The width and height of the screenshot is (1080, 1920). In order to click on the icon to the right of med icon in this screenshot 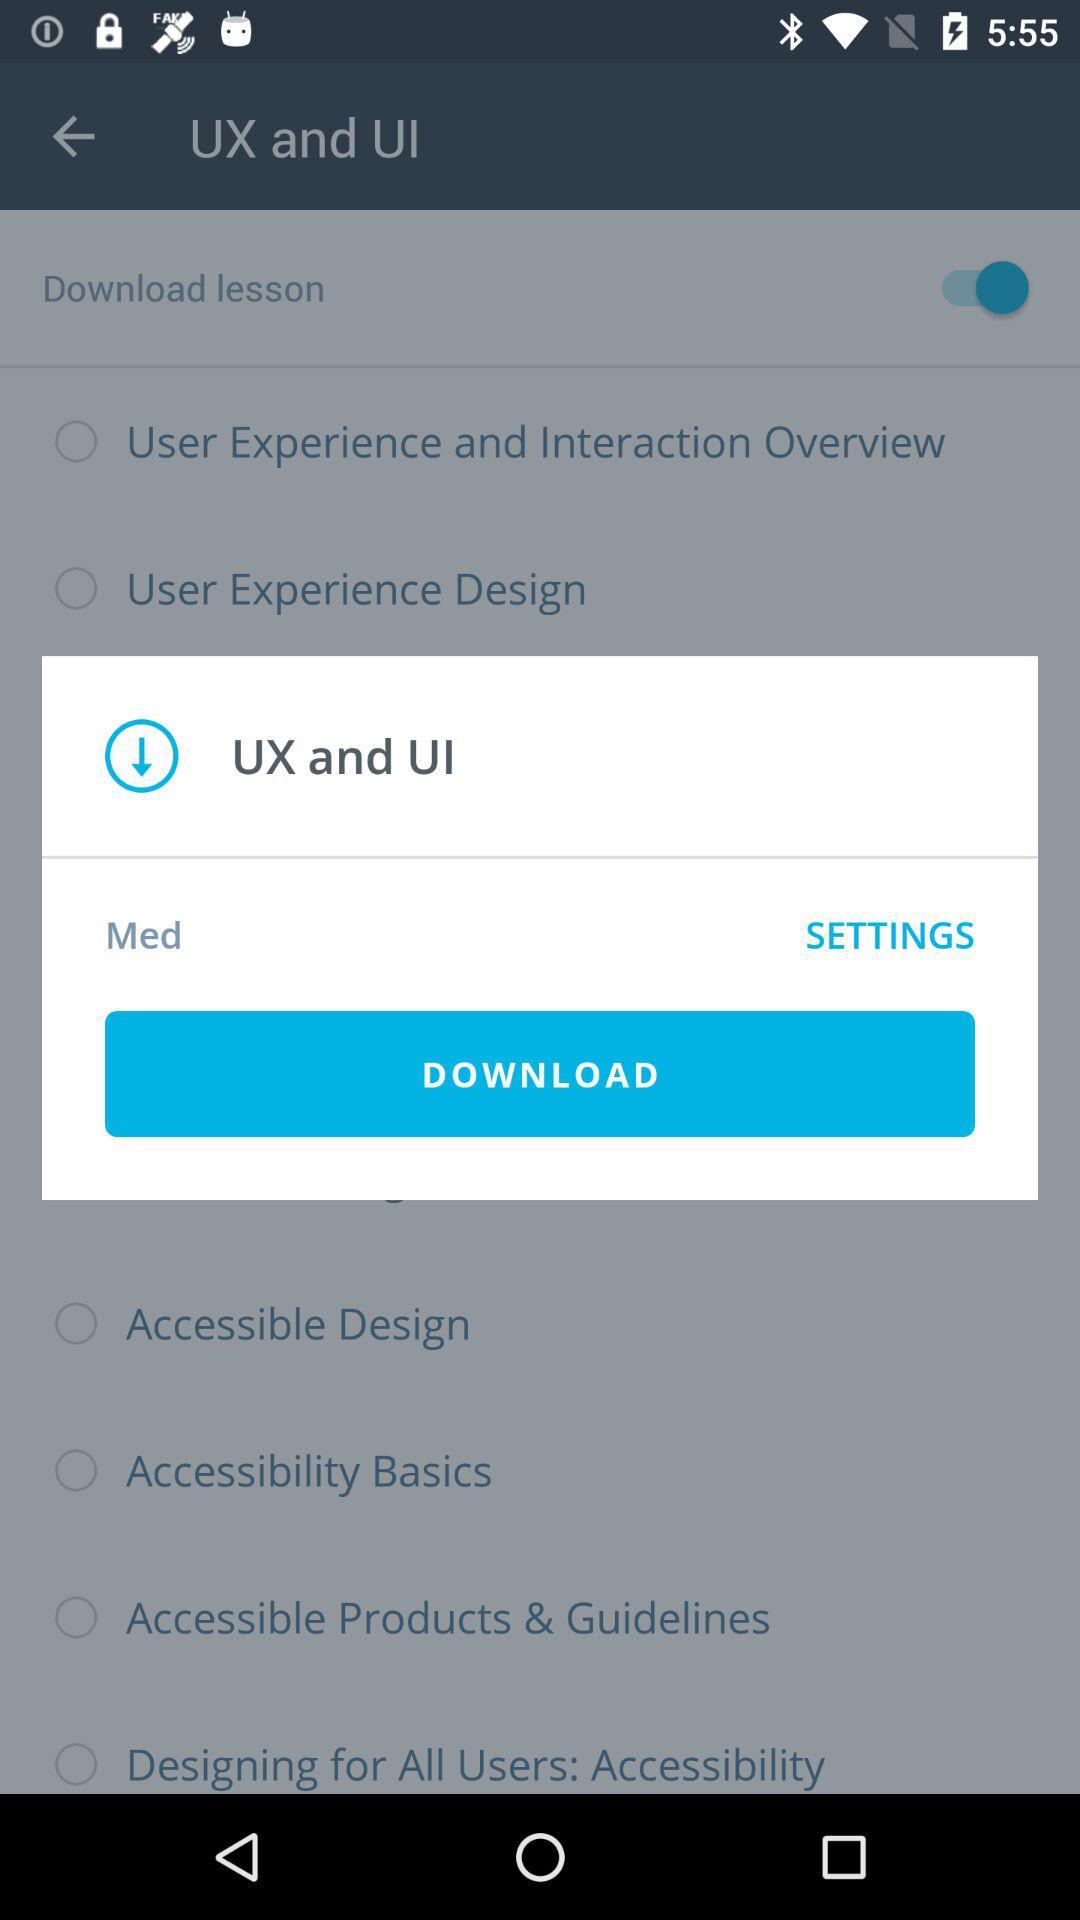, I will do `click(889, 933)`.